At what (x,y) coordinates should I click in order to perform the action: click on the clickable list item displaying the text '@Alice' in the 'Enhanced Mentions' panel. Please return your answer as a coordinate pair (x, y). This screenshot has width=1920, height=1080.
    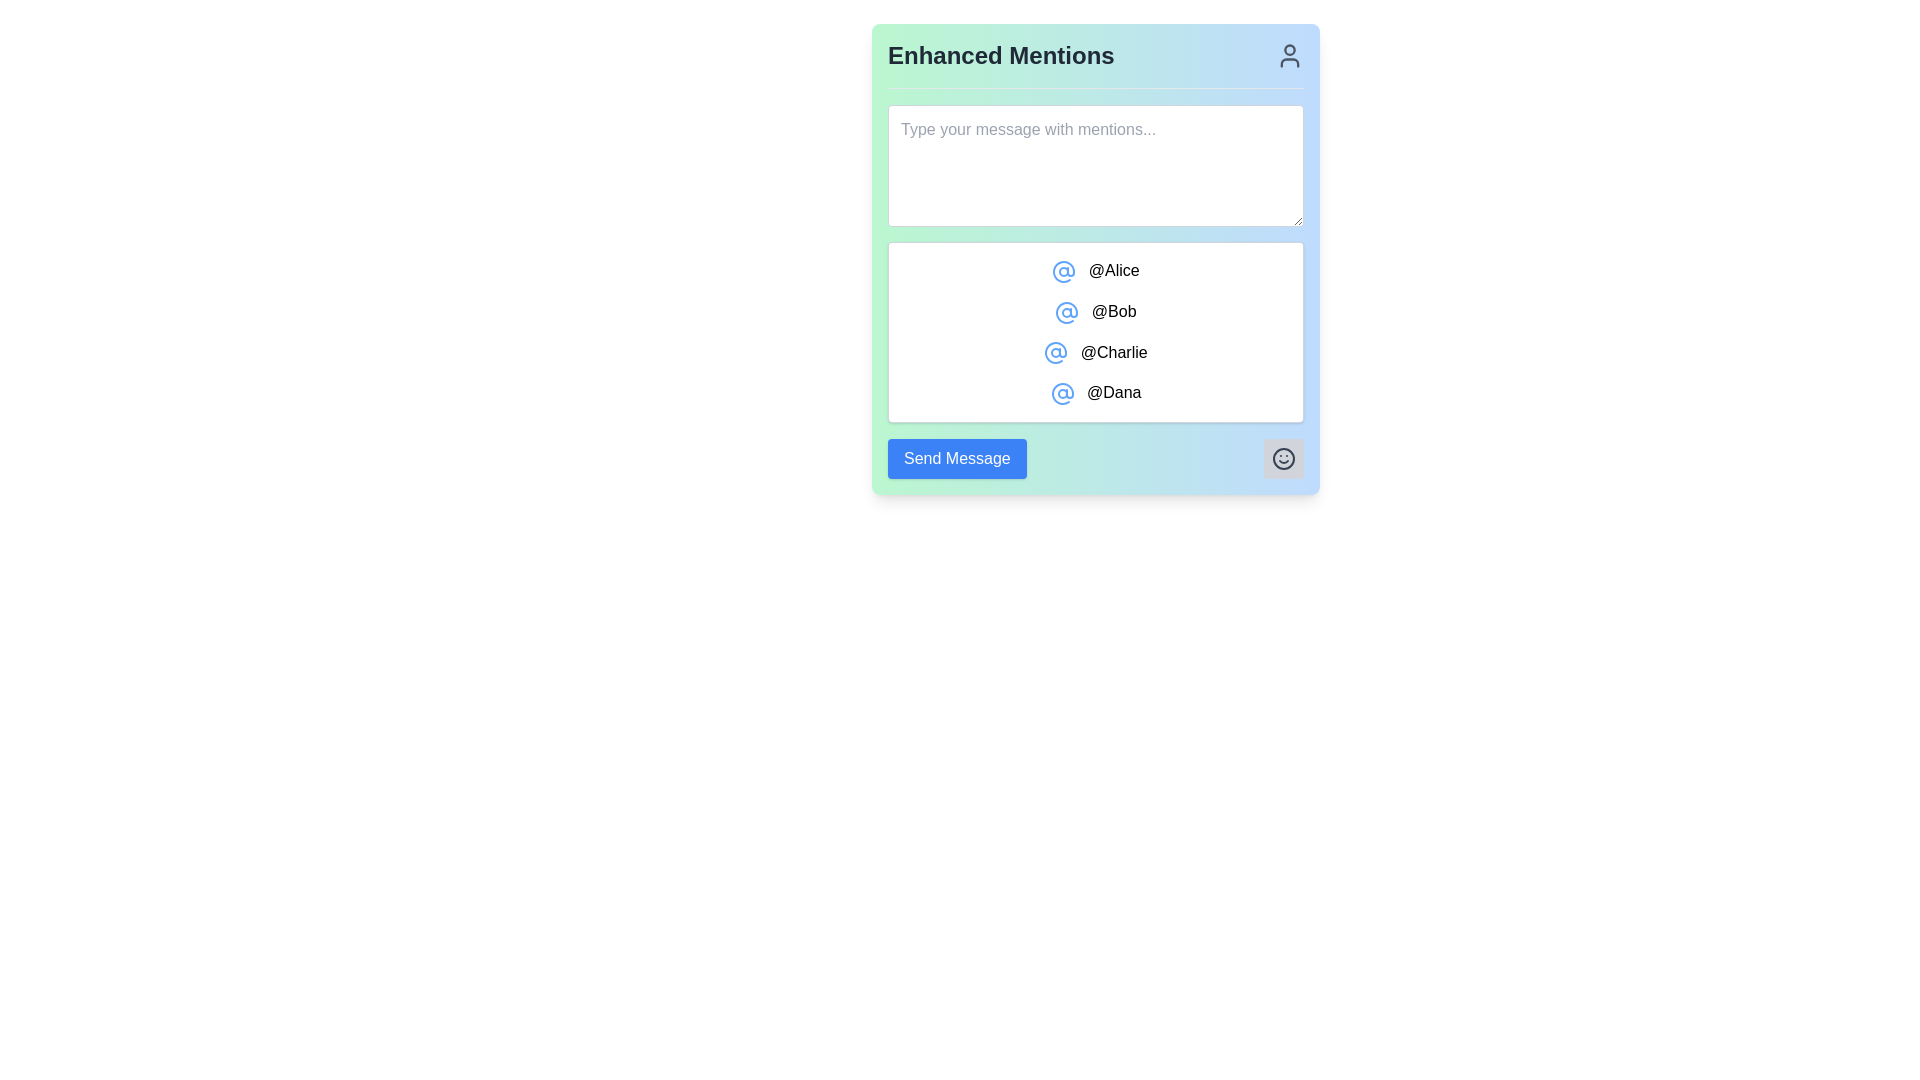
    Looking at the image, I should click on (1094, 270).